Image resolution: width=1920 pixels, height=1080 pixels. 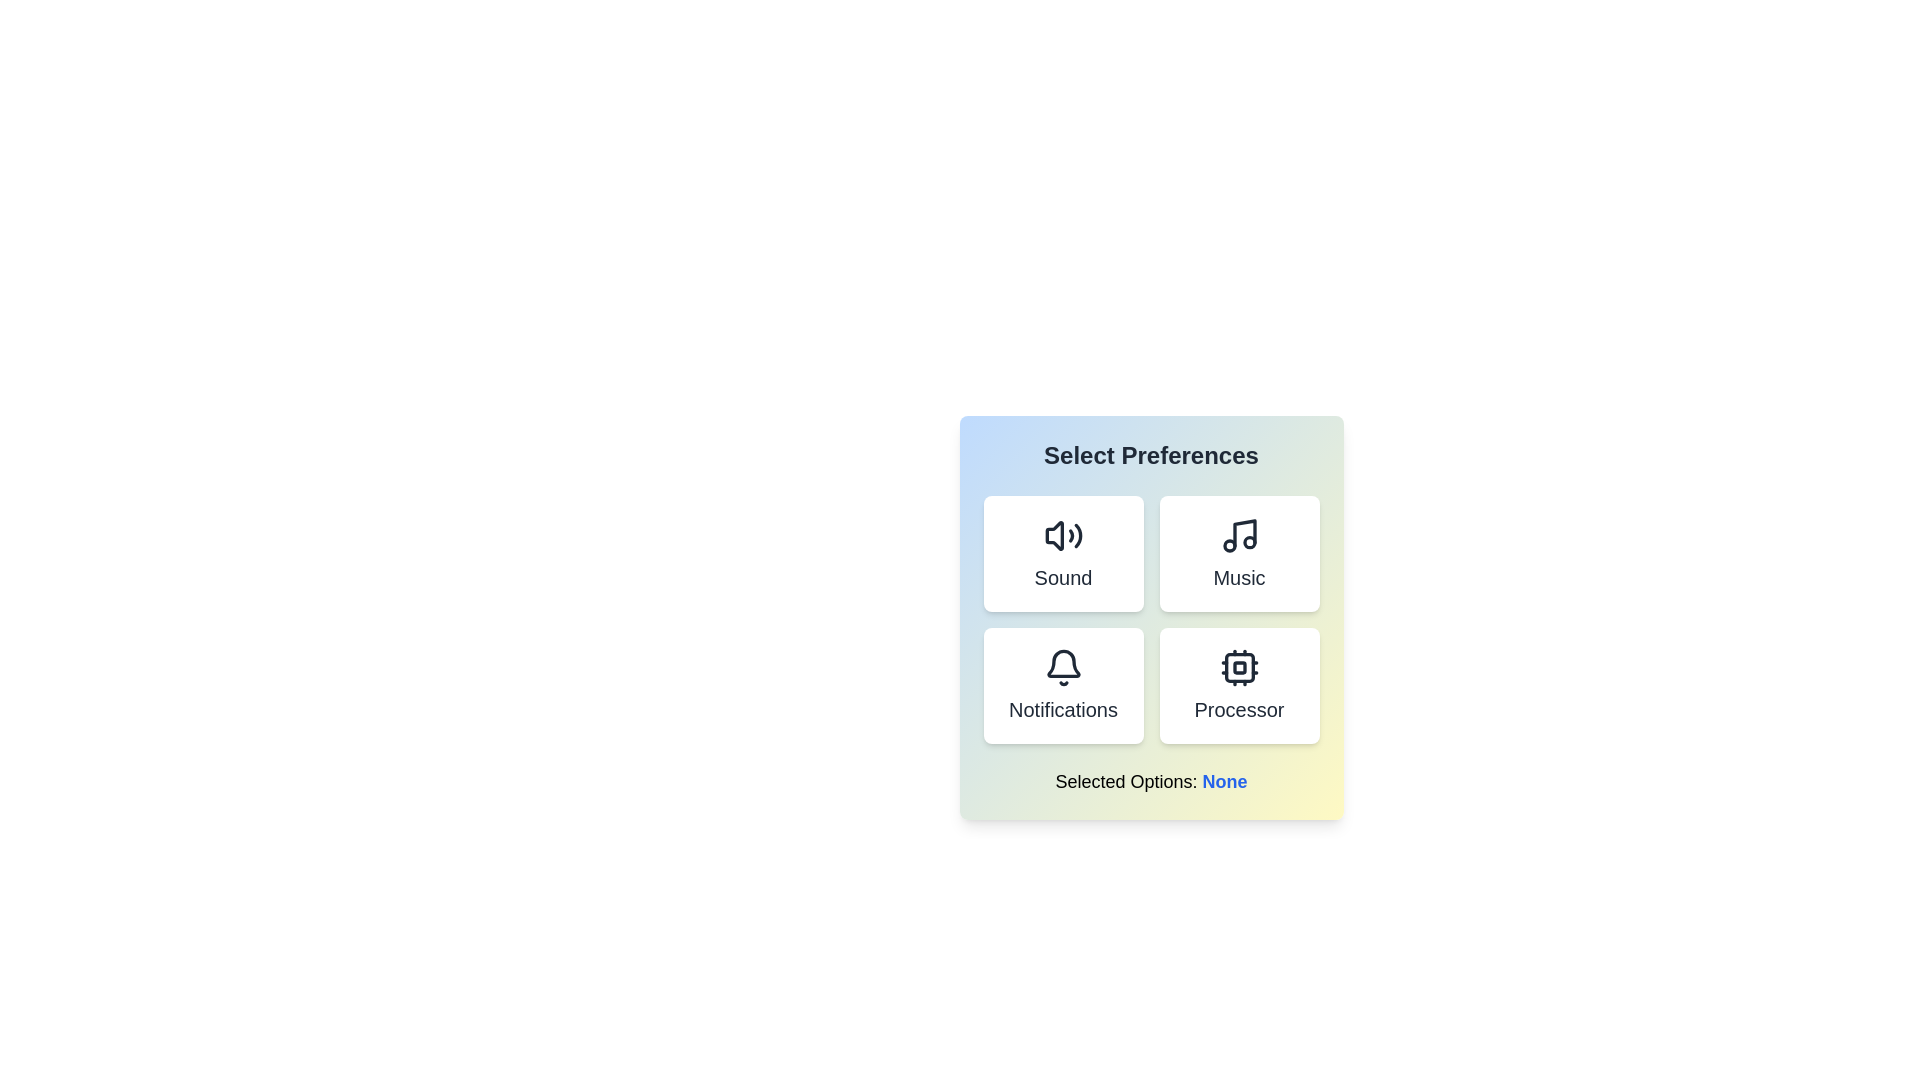 What do you see at coordinates (1238, 685) in the screenshot?
I see `the preference Processor` at bounding box center [1238, 685].